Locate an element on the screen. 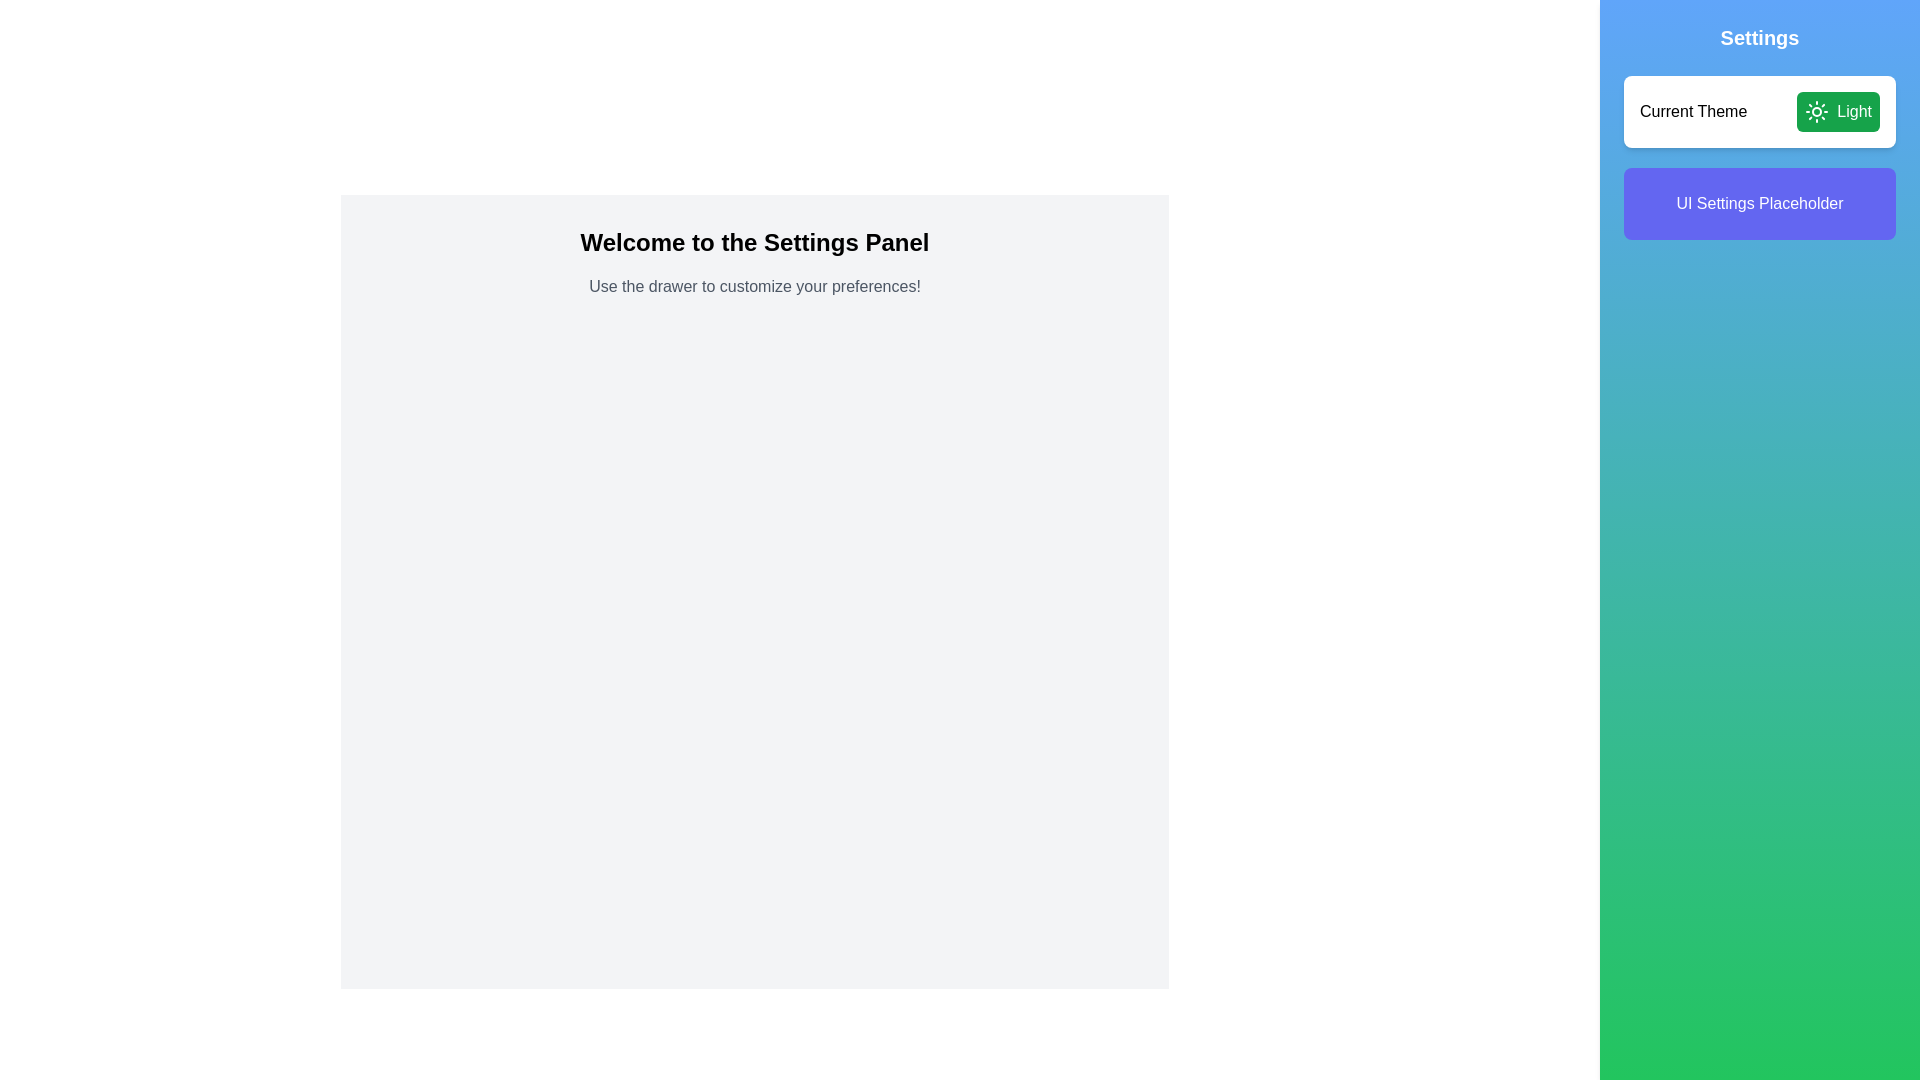 This screenshot has height=1080, width=1920. the text 'Welcome to the Settings Panel' is located at coordinates (753, 242).